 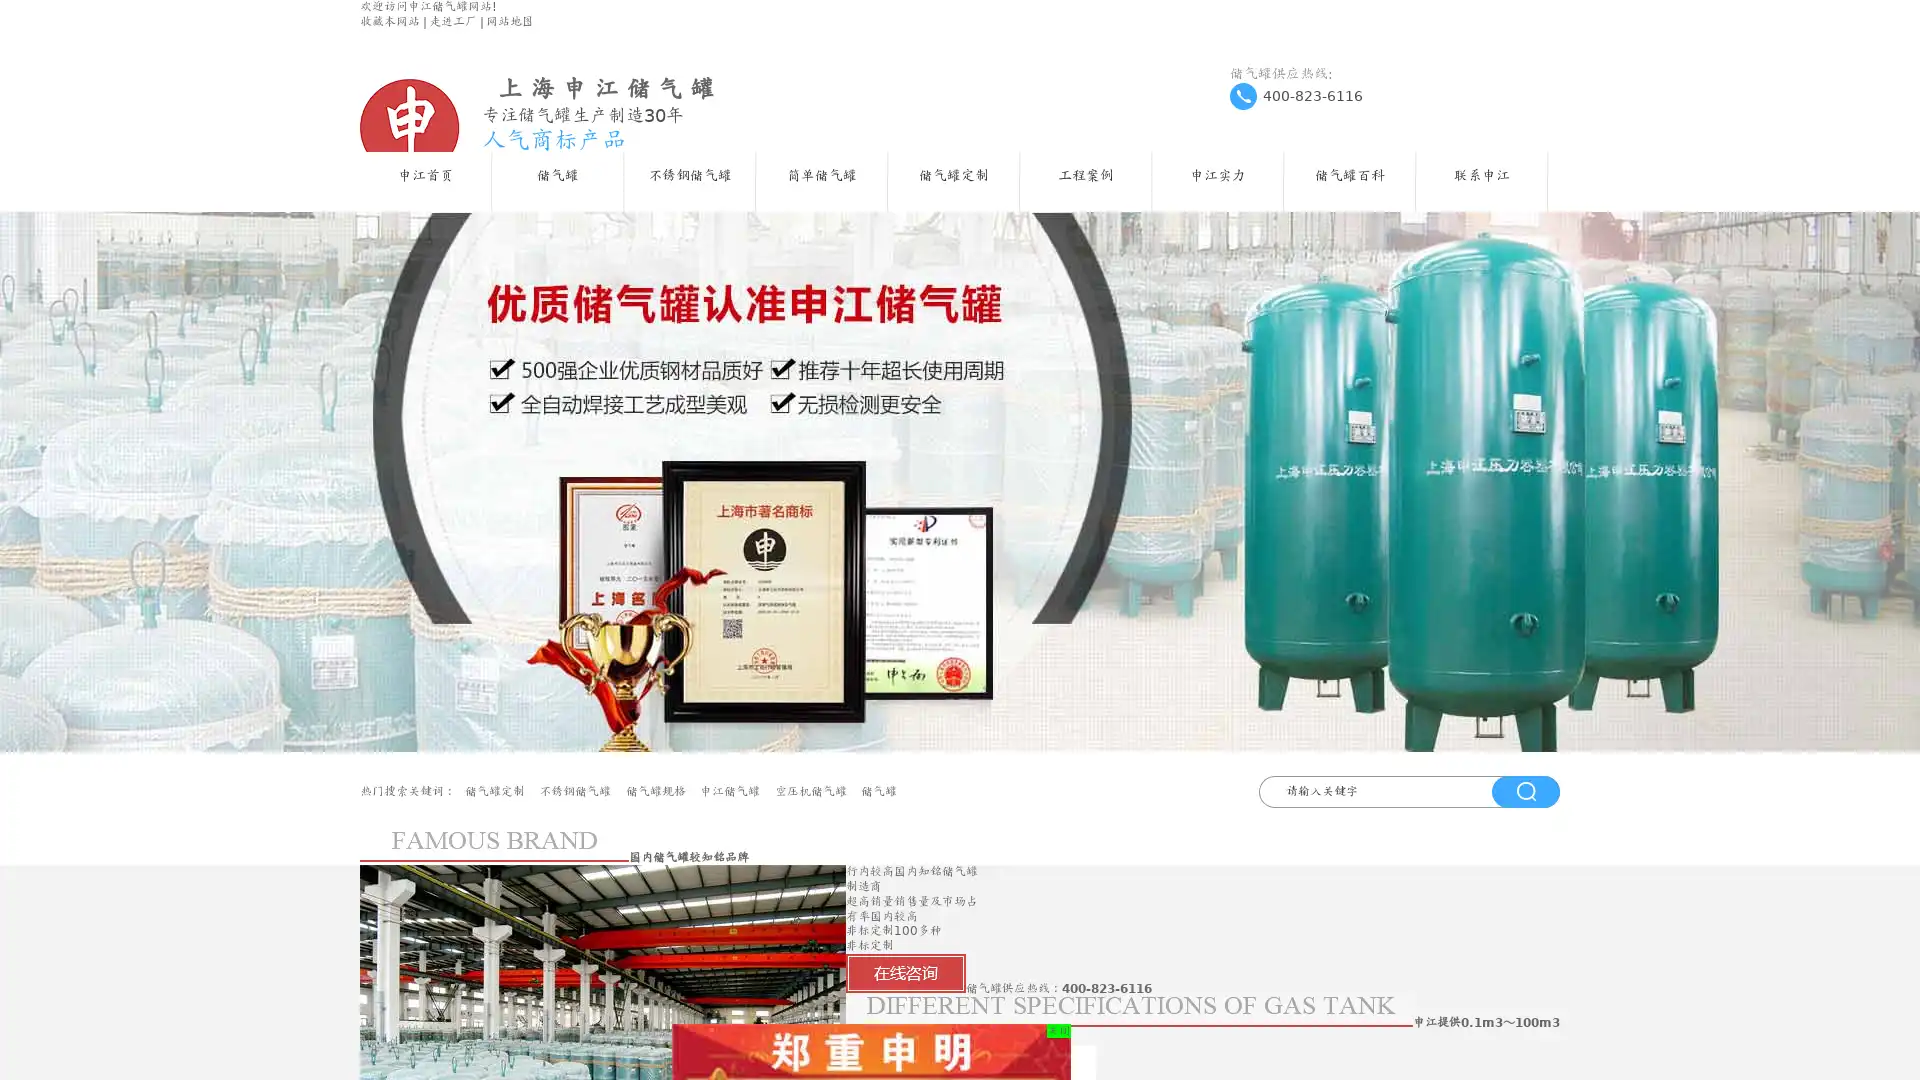 What do you see at coordinates (1525, 789) in the screenshot?
I see `Submit` at bounding box center [1525, 789].